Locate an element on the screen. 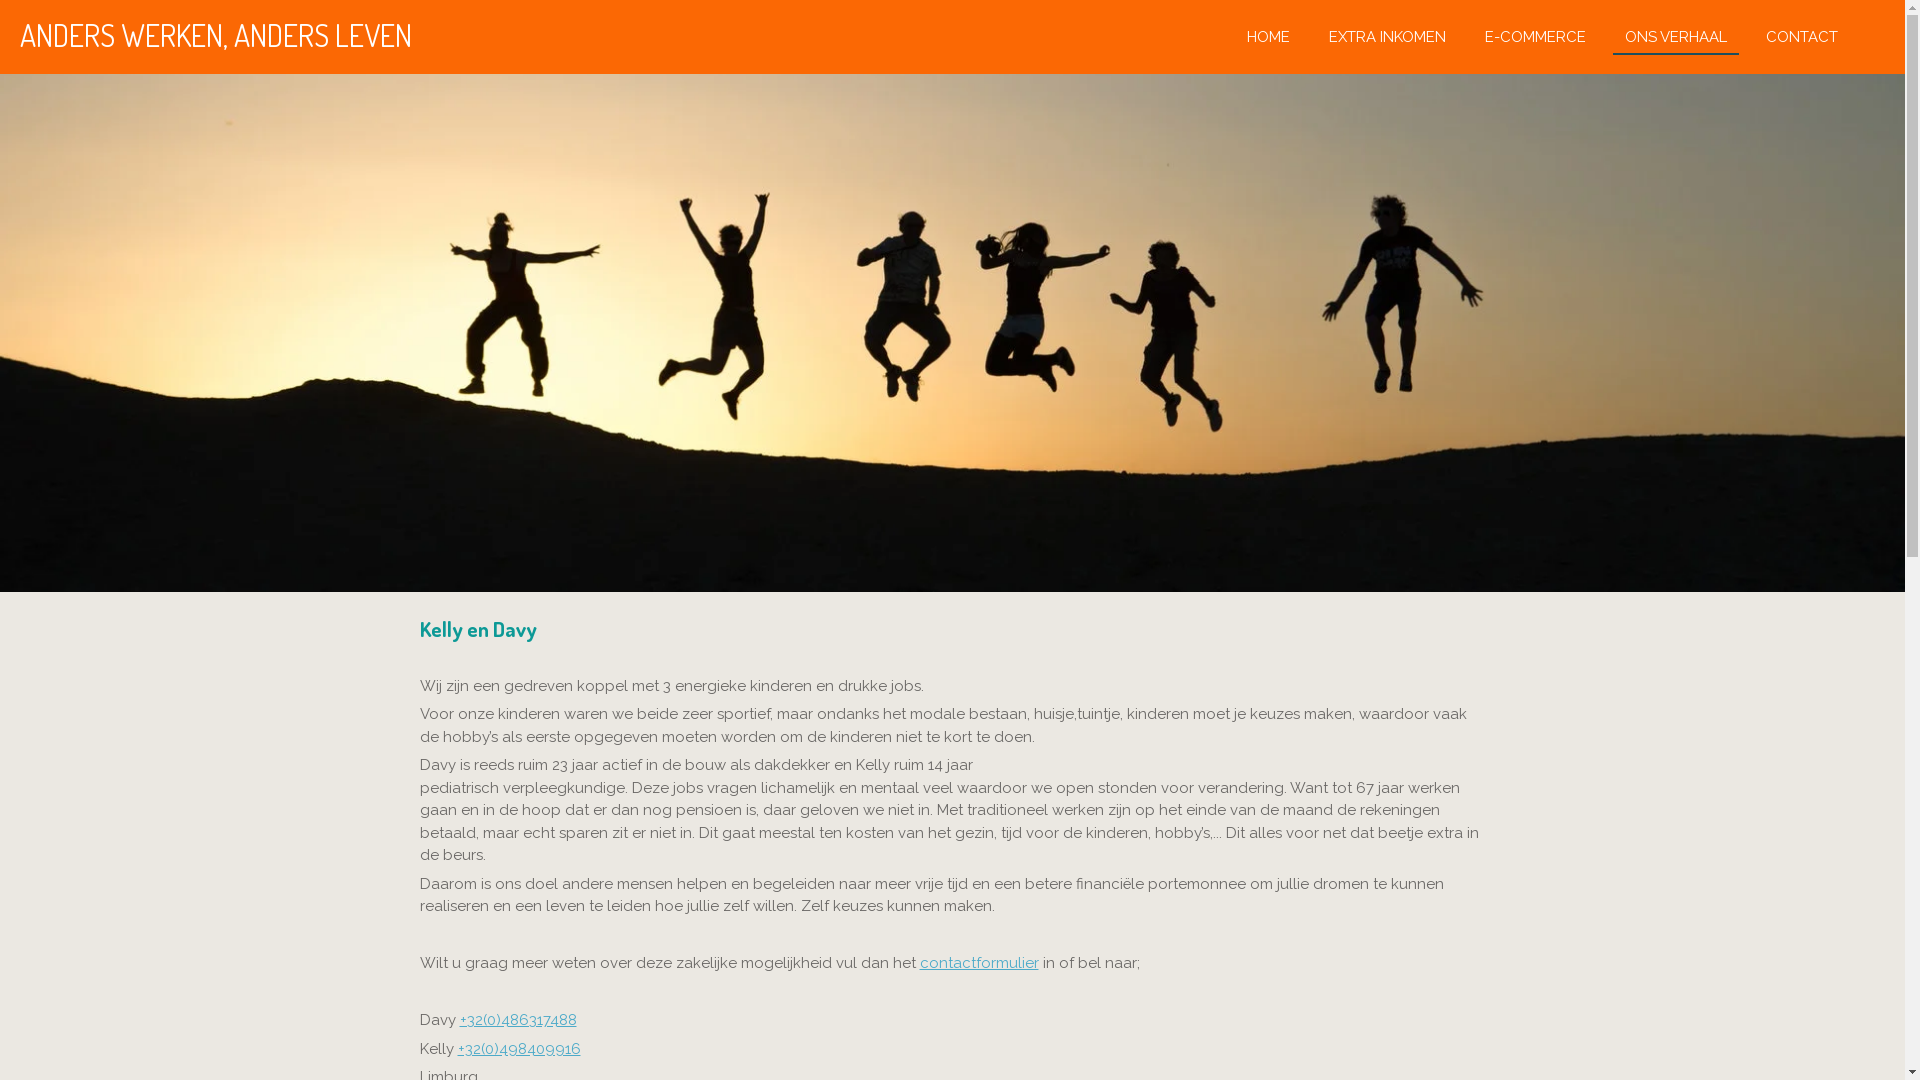  'E-COMMERCE' is located at coordinates (1534, 36).